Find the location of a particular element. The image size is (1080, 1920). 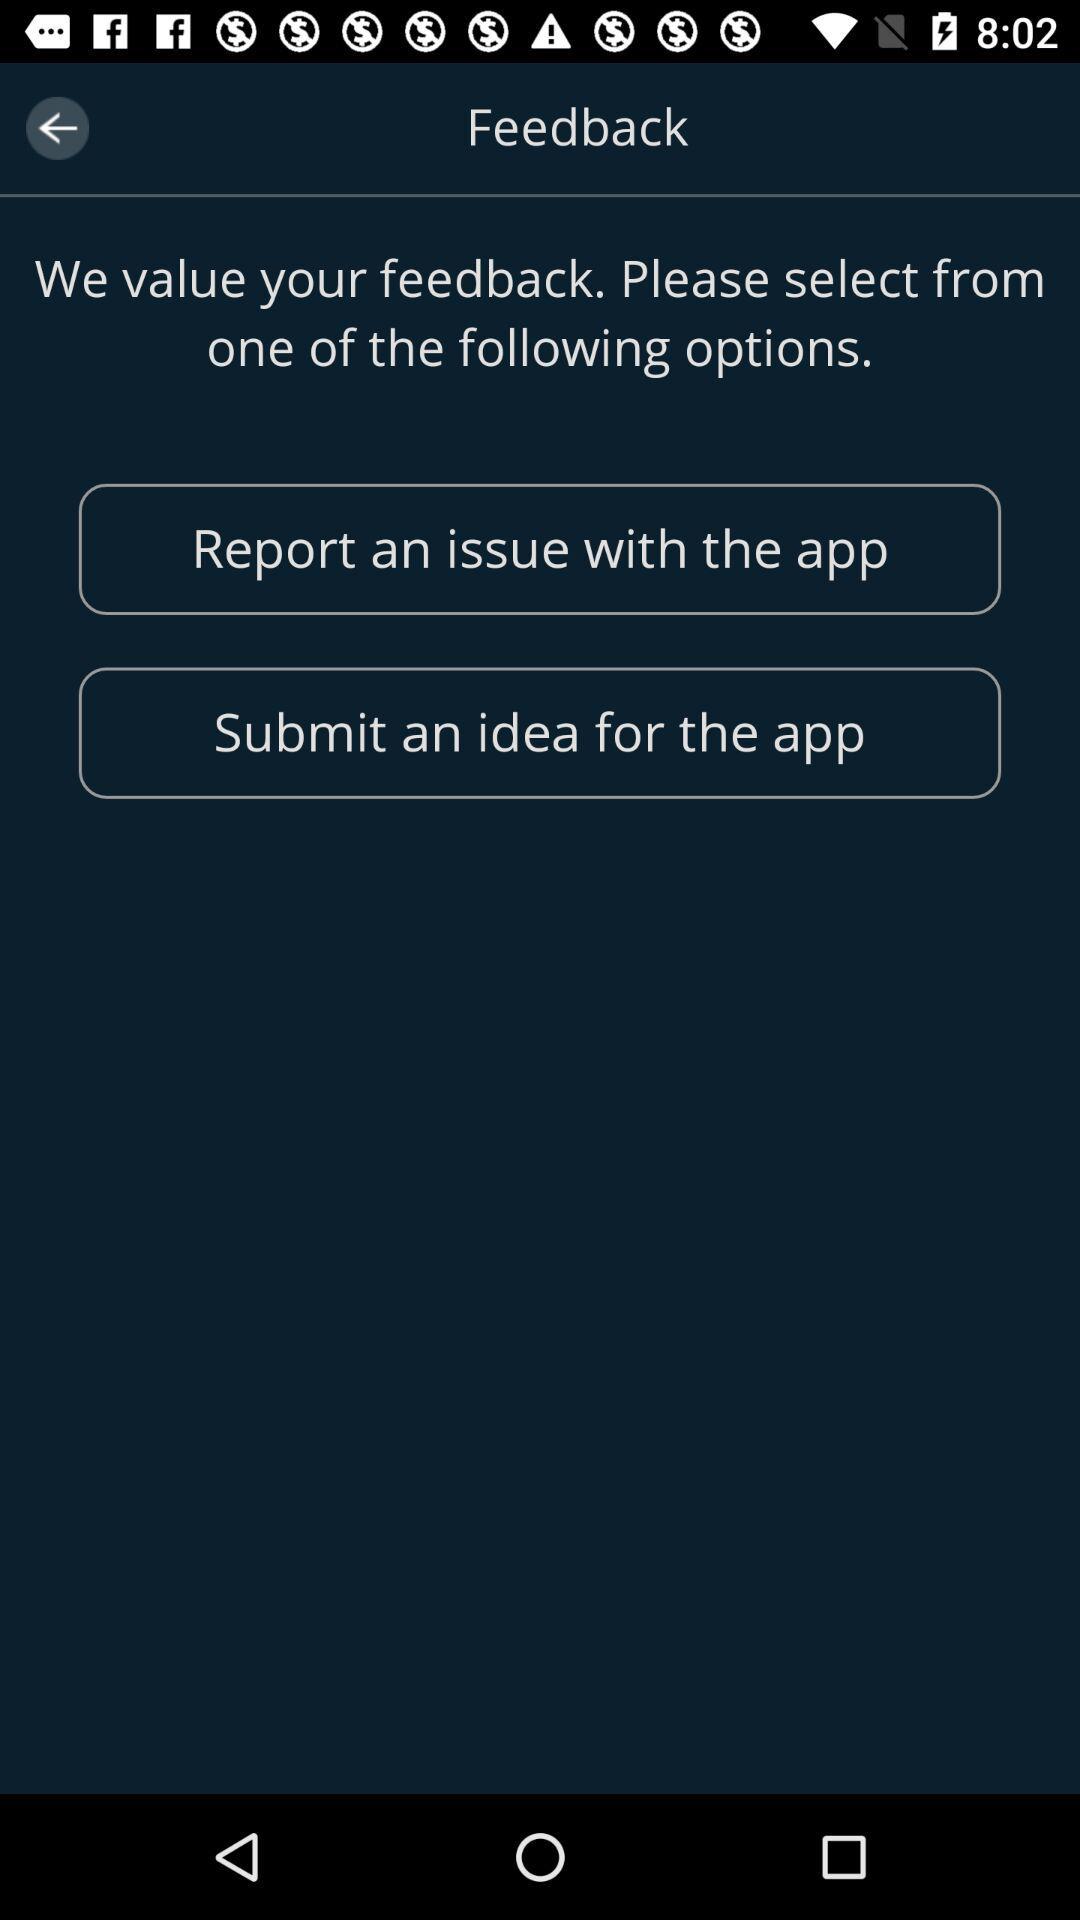

the arrow_backward icon is located at coordinates (56, 127).